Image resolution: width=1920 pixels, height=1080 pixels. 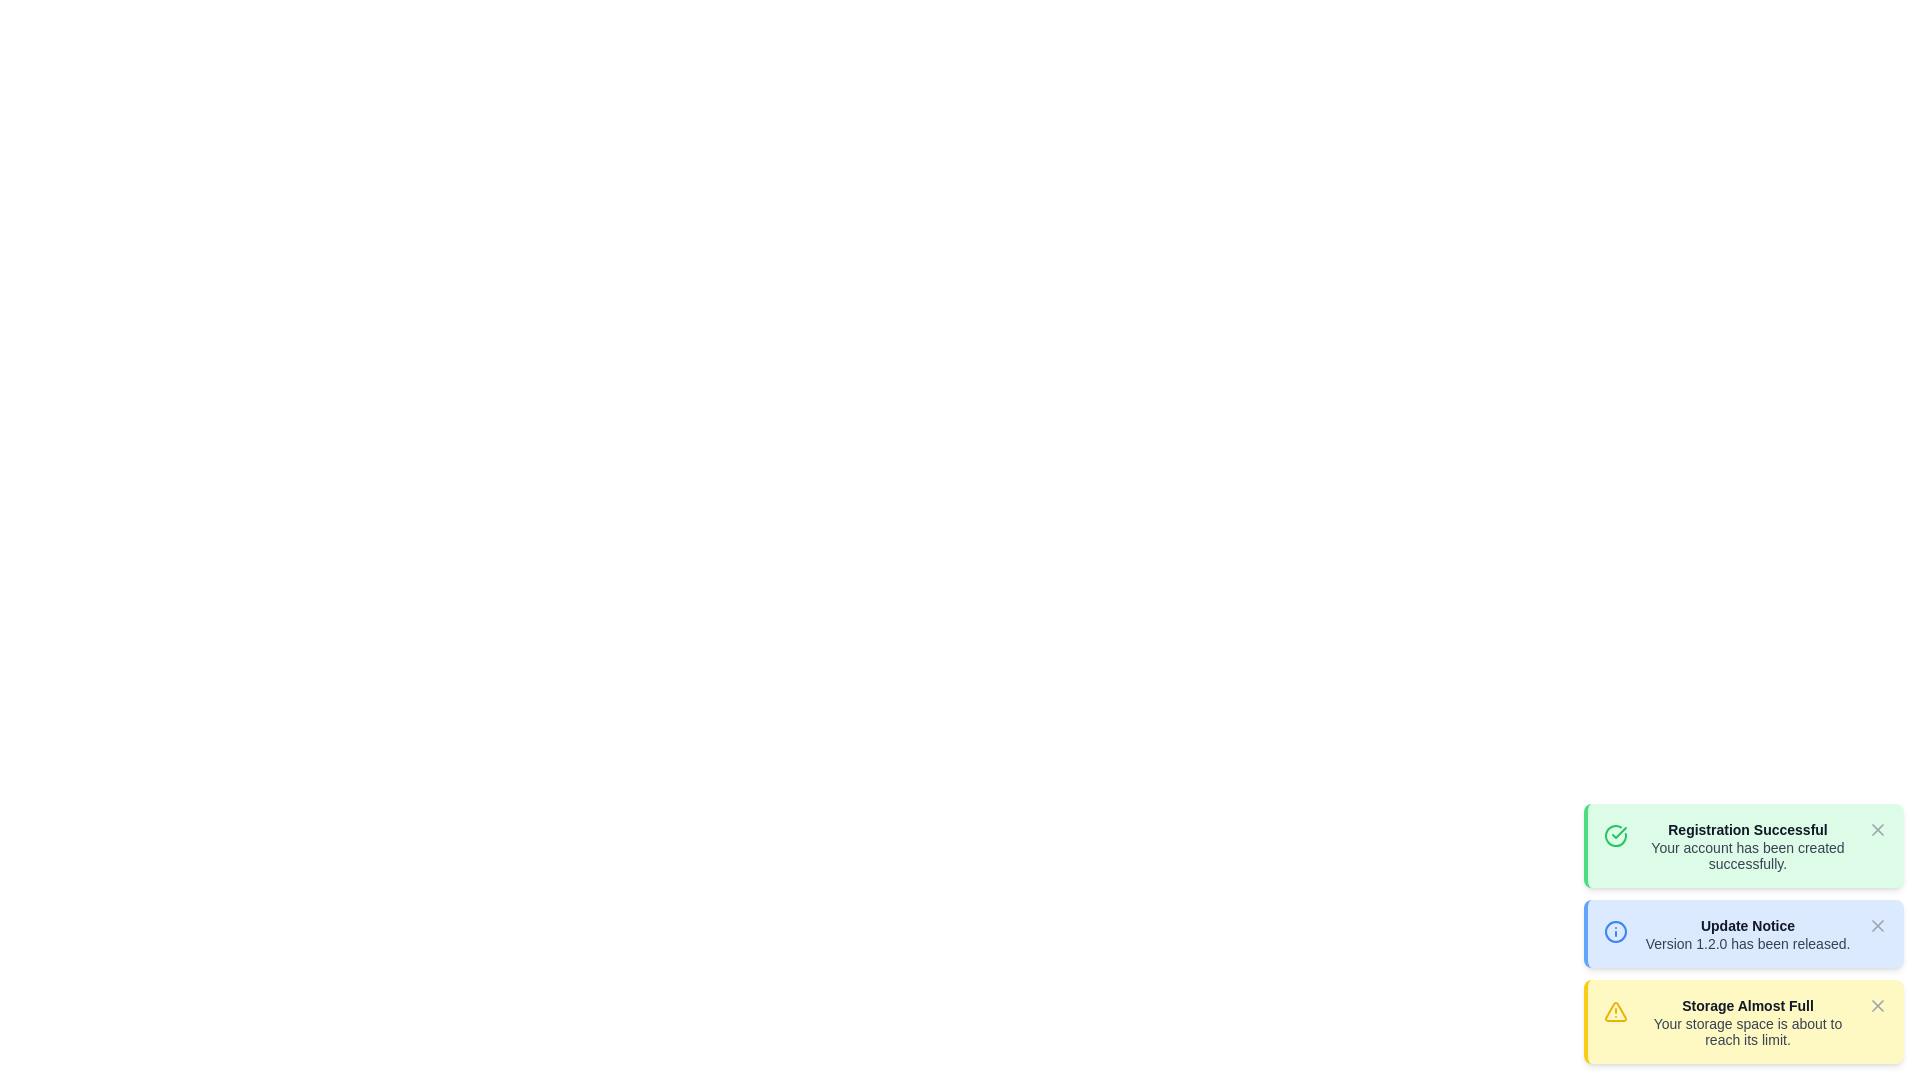 What do you see at coordinates (1746, 944) in the screenshot?
I see `the text label providing additional details about the update notice, located below the 'Update Notice' title within a notification card` at bounding box center [1746, 944].